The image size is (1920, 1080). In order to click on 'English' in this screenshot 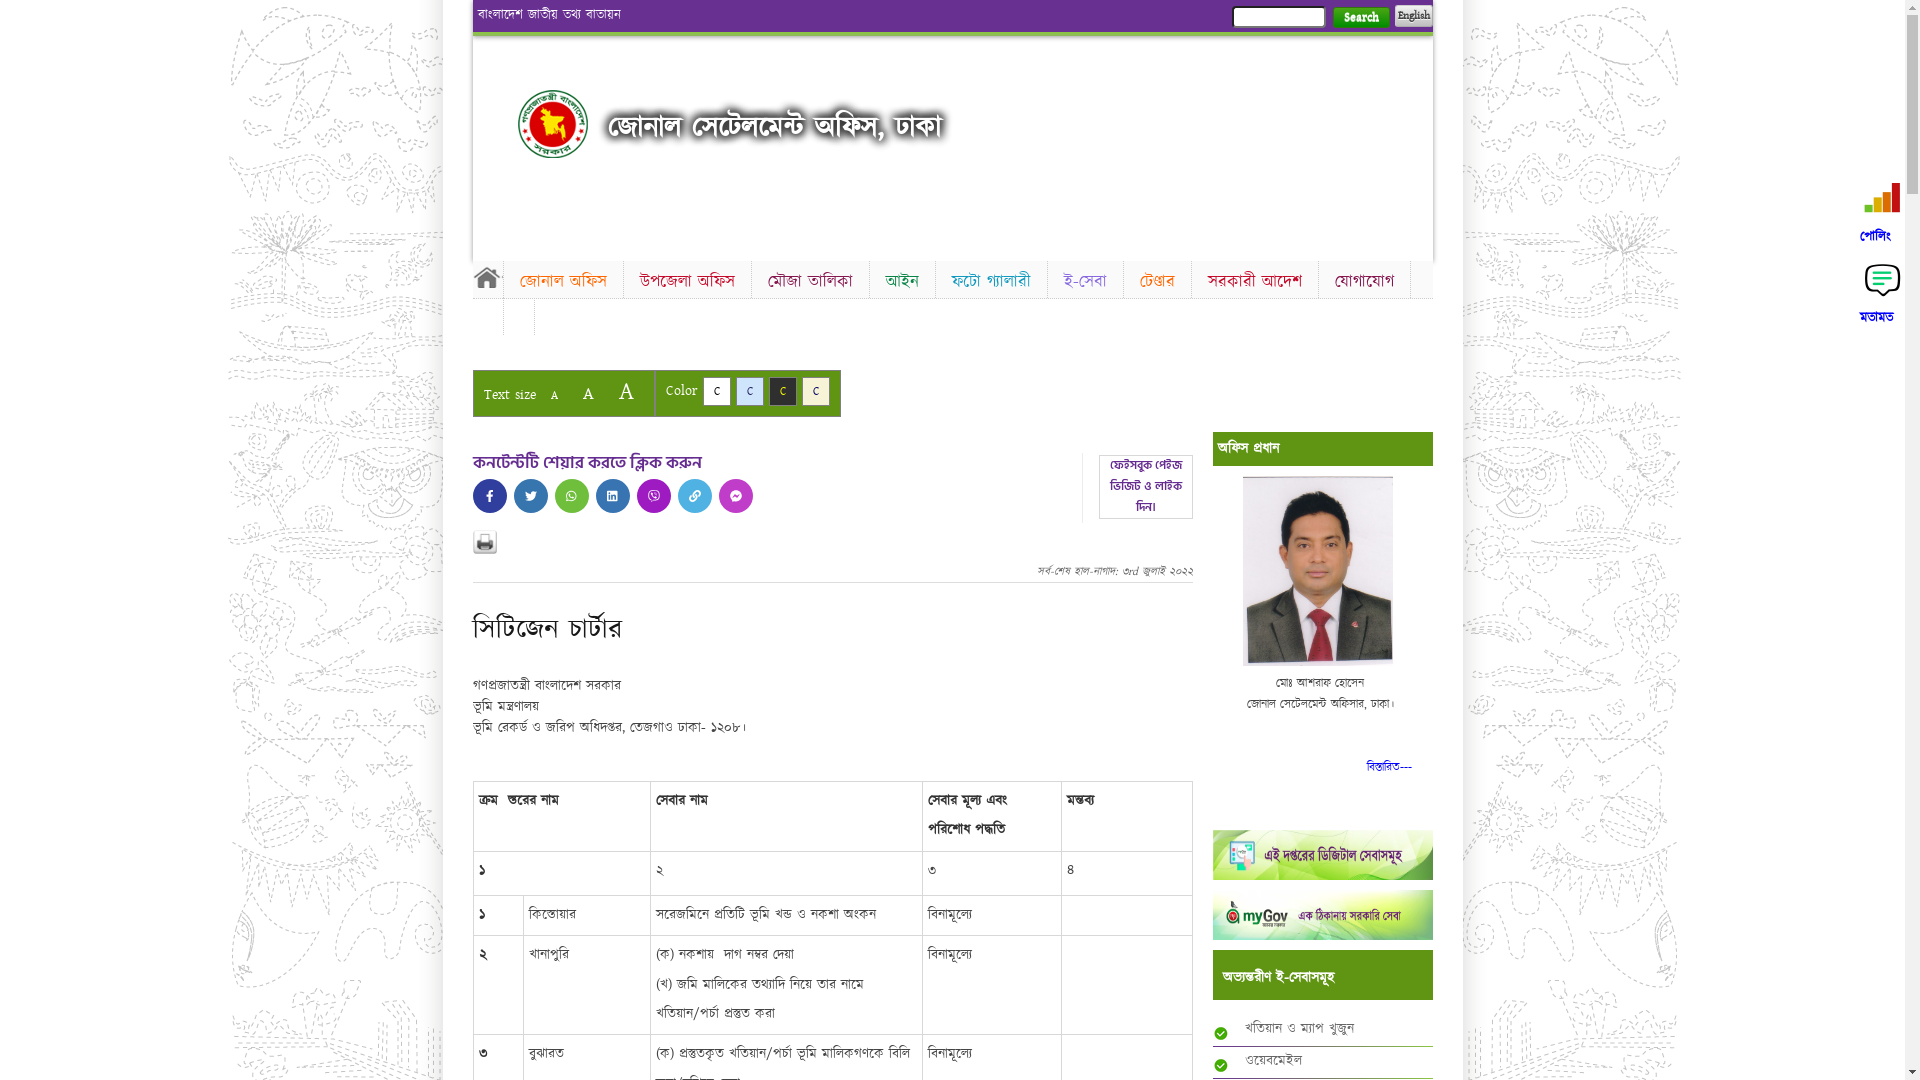, I will do `click(1411, 15)`.